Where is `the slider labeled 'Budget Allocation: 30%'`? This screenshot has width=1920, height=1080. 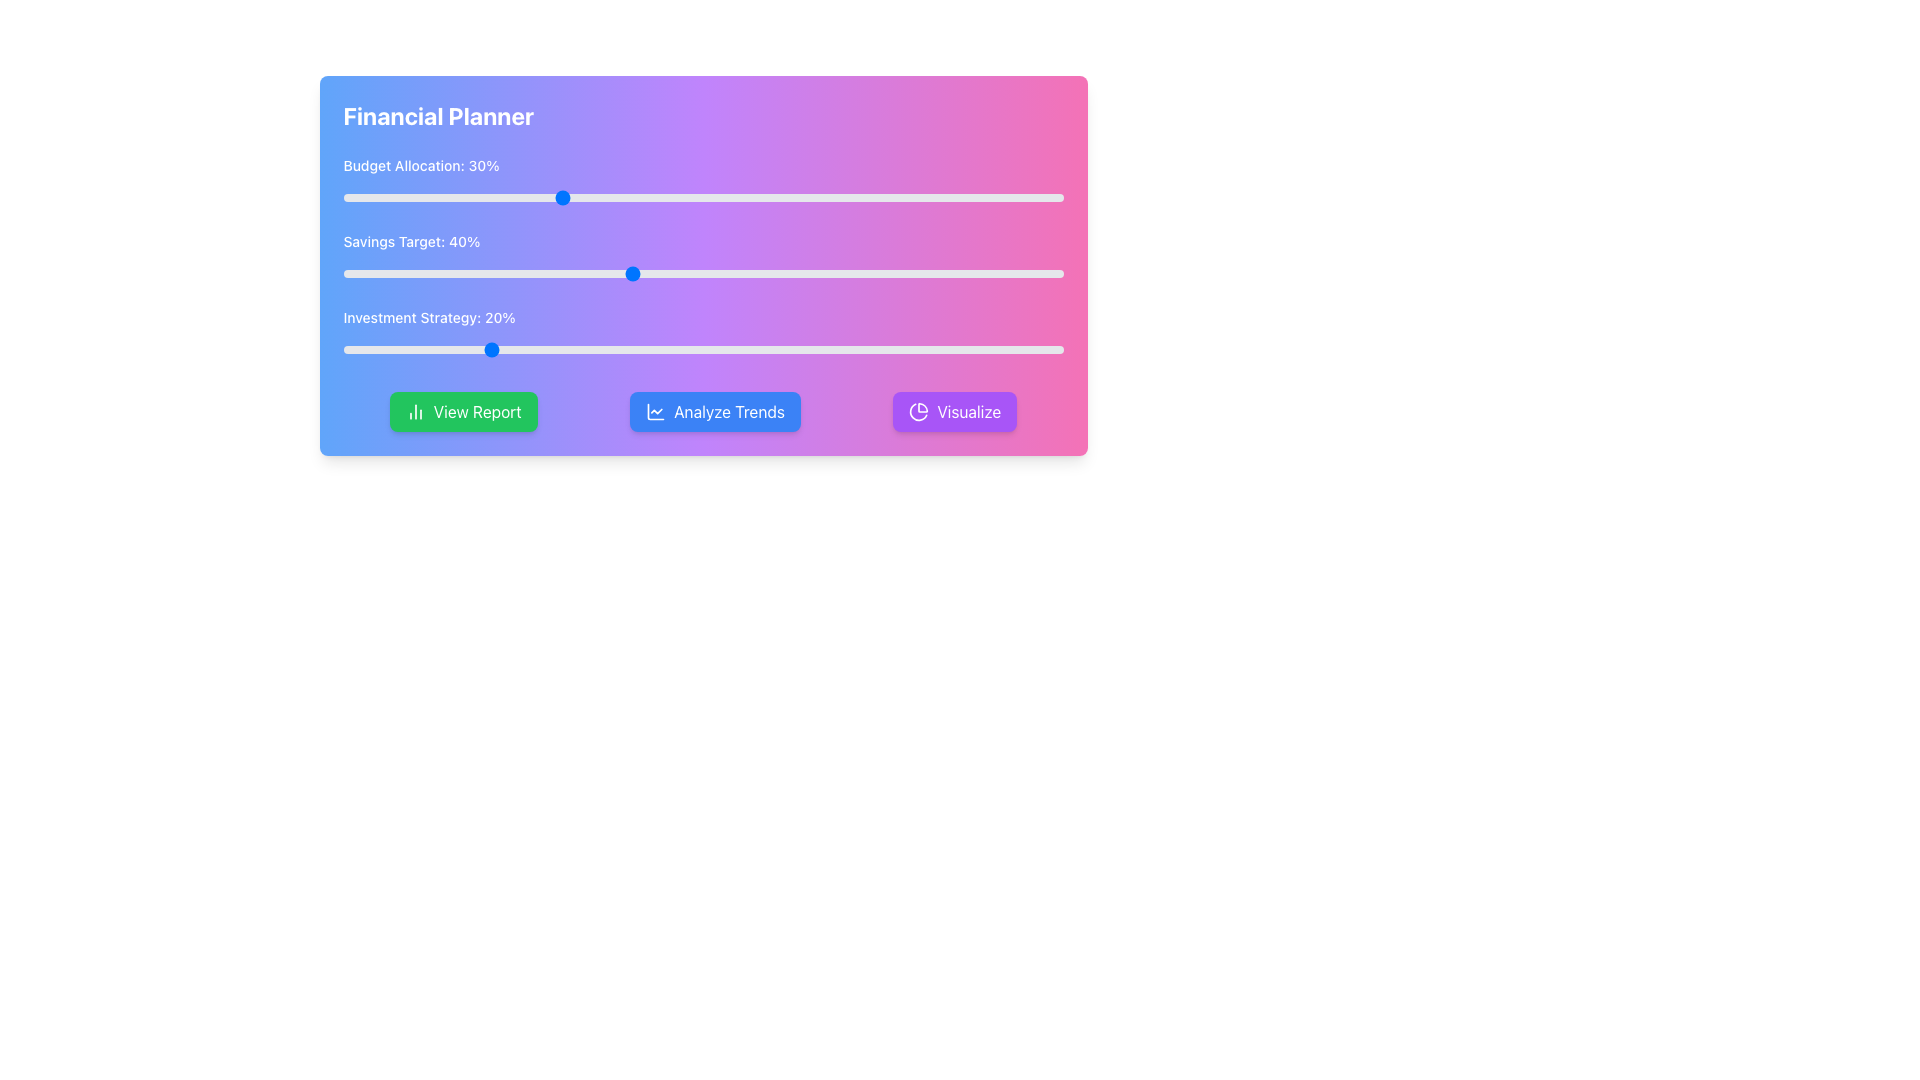
the slider labeled 'Budget Allocation: 30%' is located at coordinates (703, 181).